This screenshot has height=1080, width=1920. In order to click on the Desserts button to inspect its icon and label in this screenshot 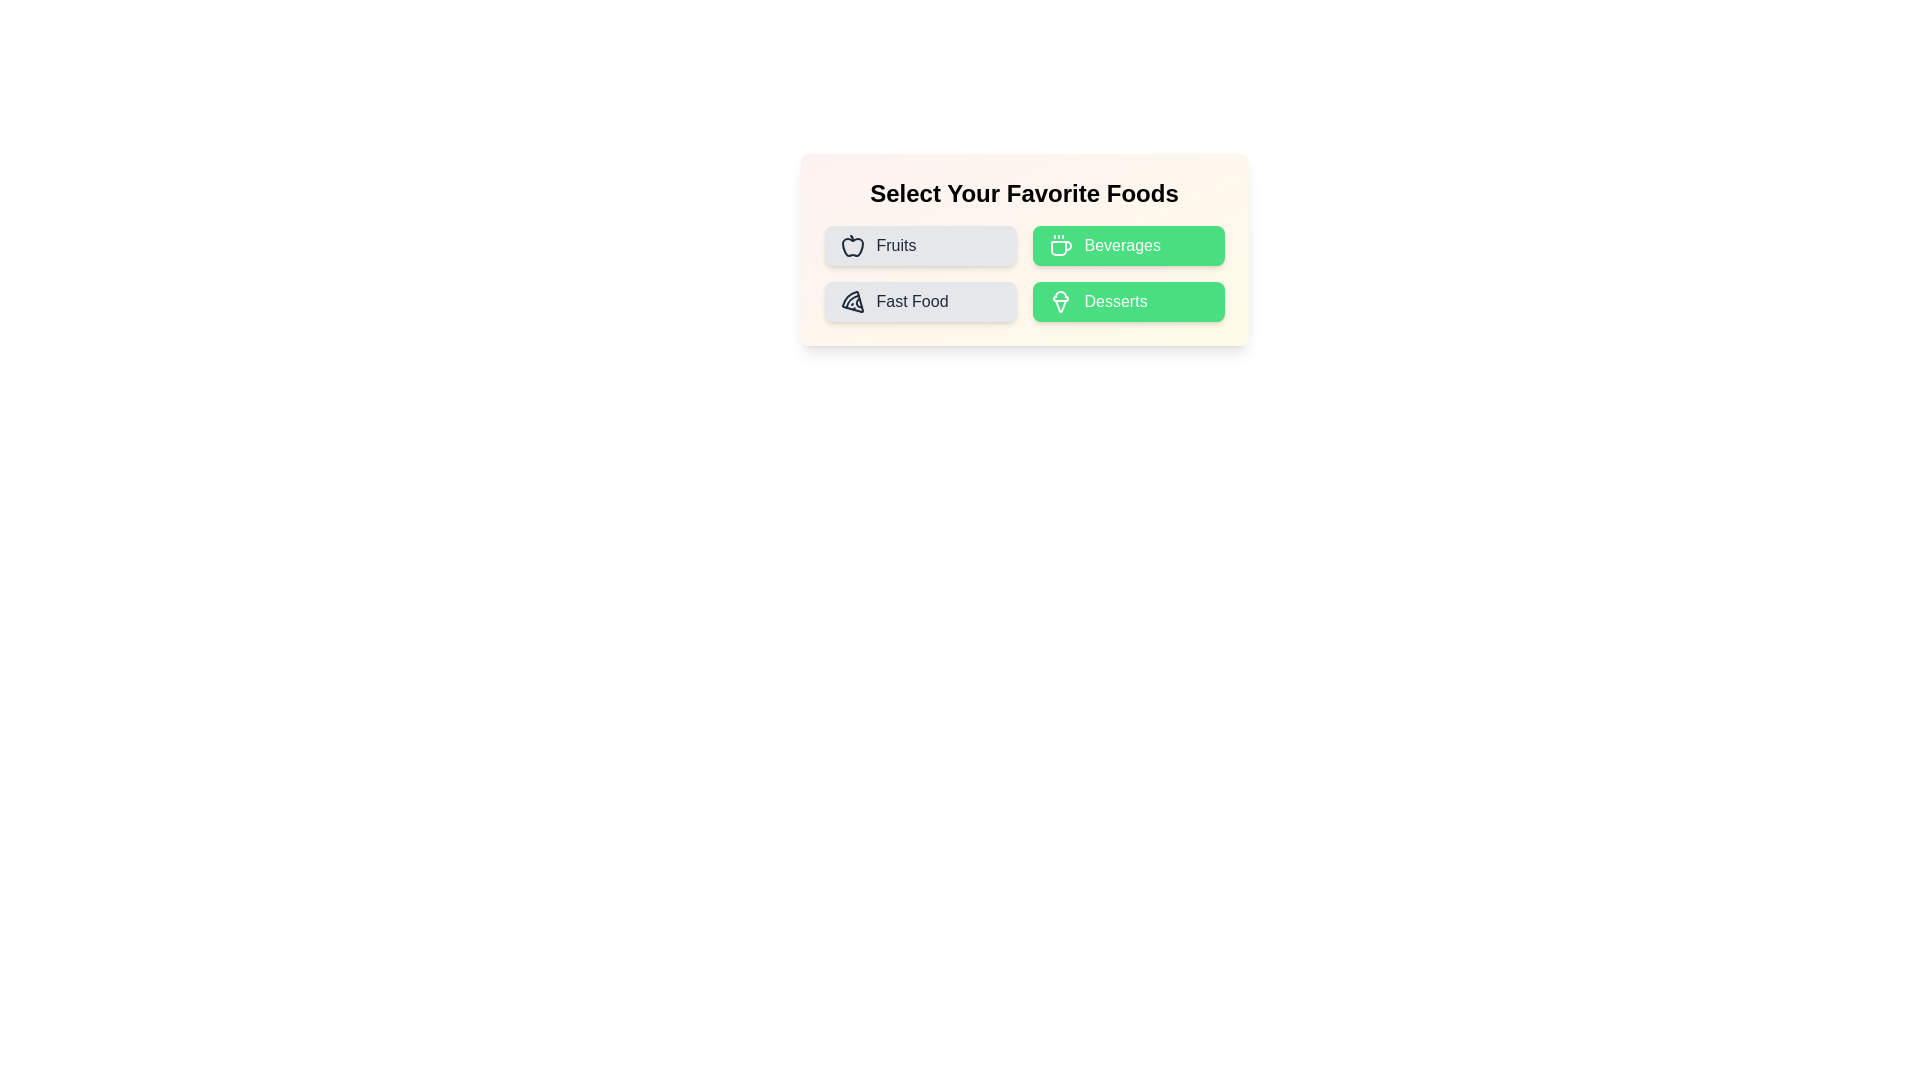, I will do `click(1128, 301)`.